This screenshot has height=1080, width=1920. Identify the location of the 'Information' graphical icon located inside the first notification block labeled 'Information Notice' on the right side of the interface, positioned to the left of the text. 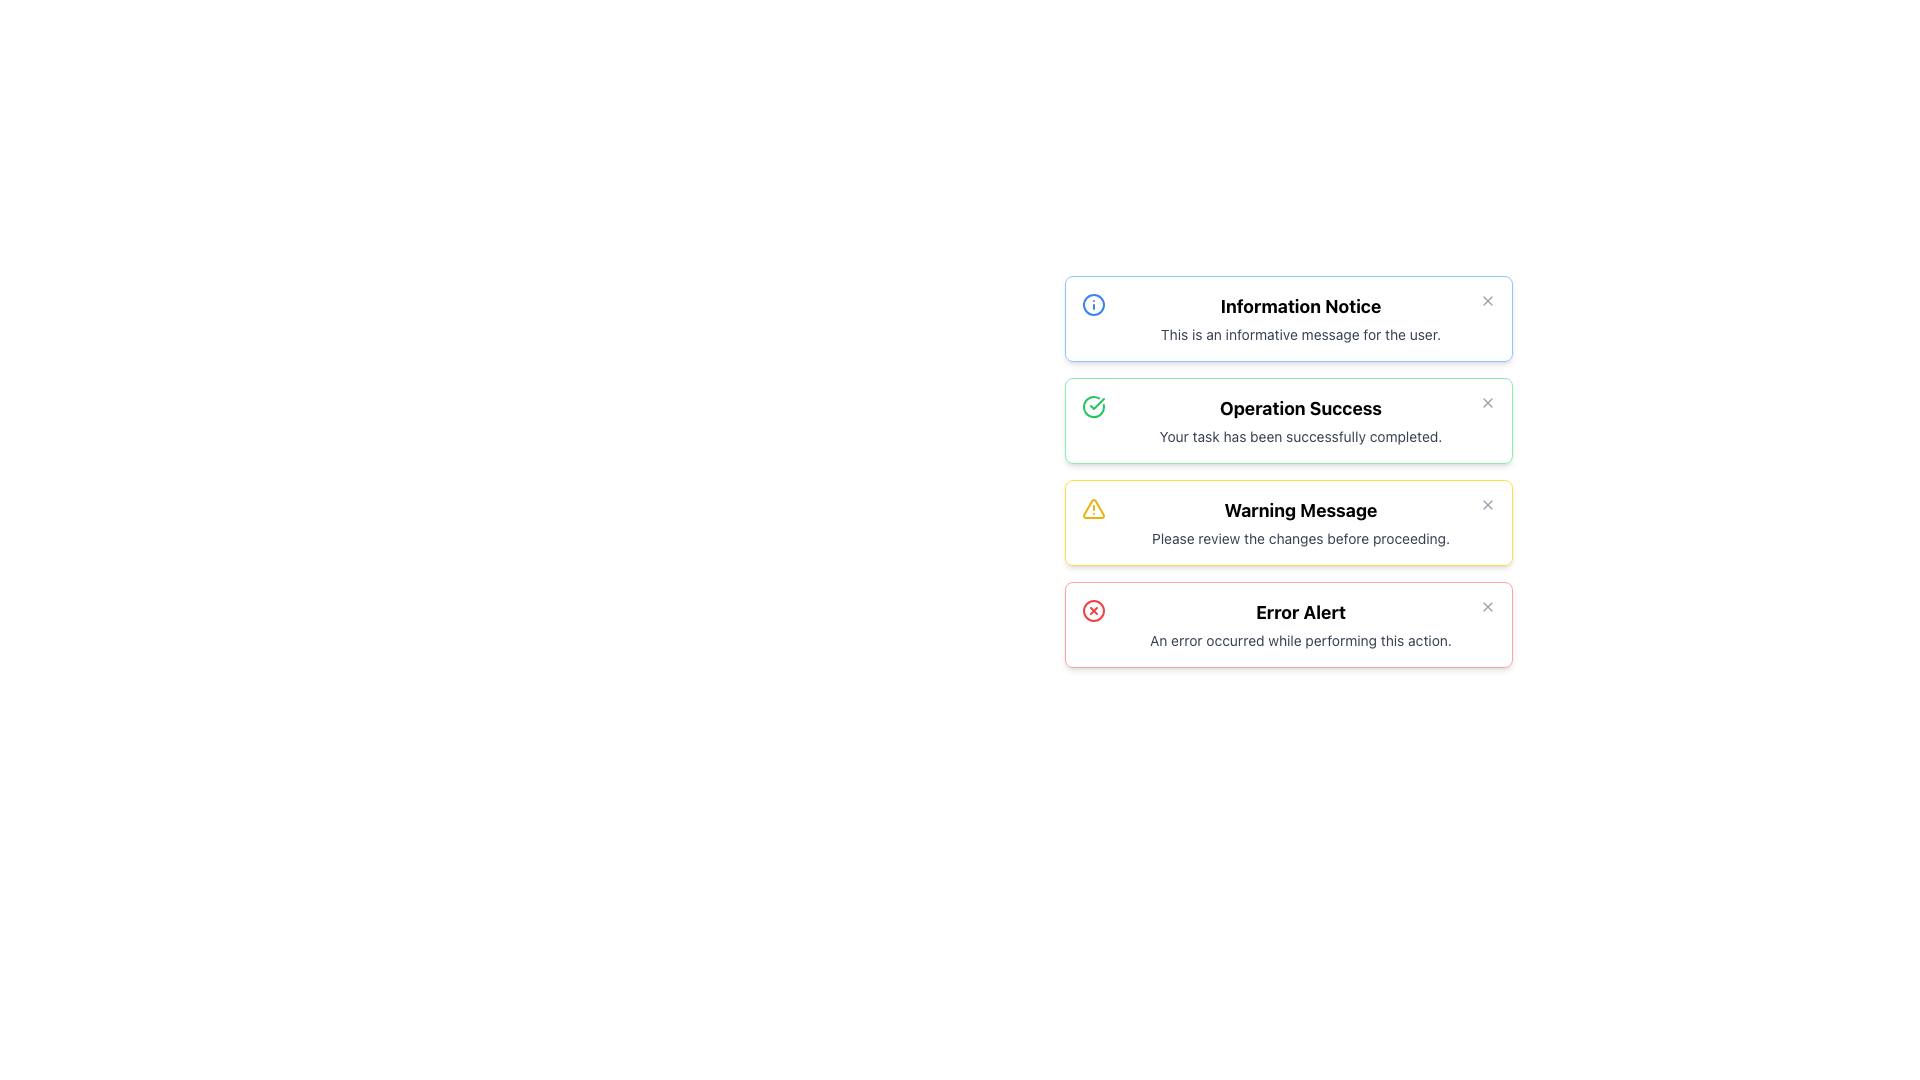
(1093, 304).